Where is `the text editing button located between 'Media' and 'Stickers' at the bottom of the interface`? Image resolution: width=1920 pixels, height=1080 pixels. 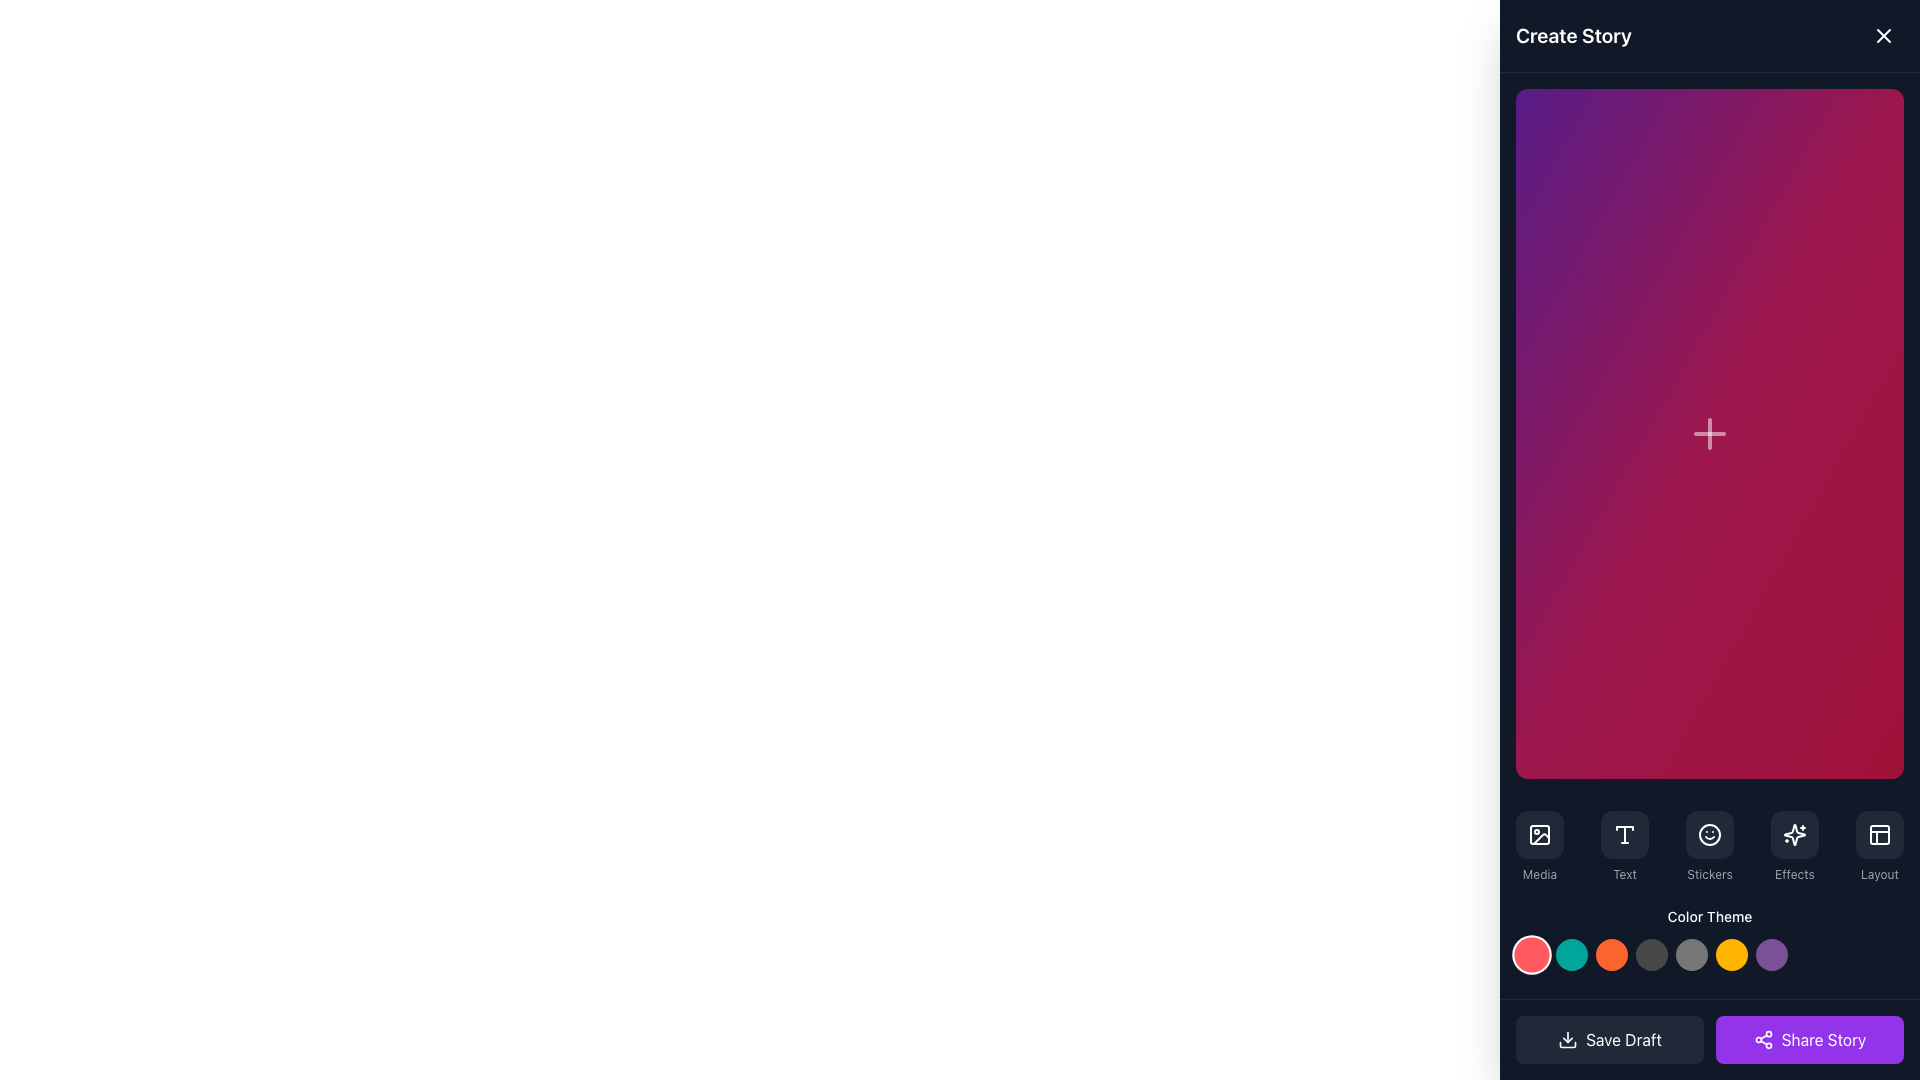 the text editing button located between 'Media' and 'Stickers' at the bottom of the interface is located at coordinates (1625, 845).